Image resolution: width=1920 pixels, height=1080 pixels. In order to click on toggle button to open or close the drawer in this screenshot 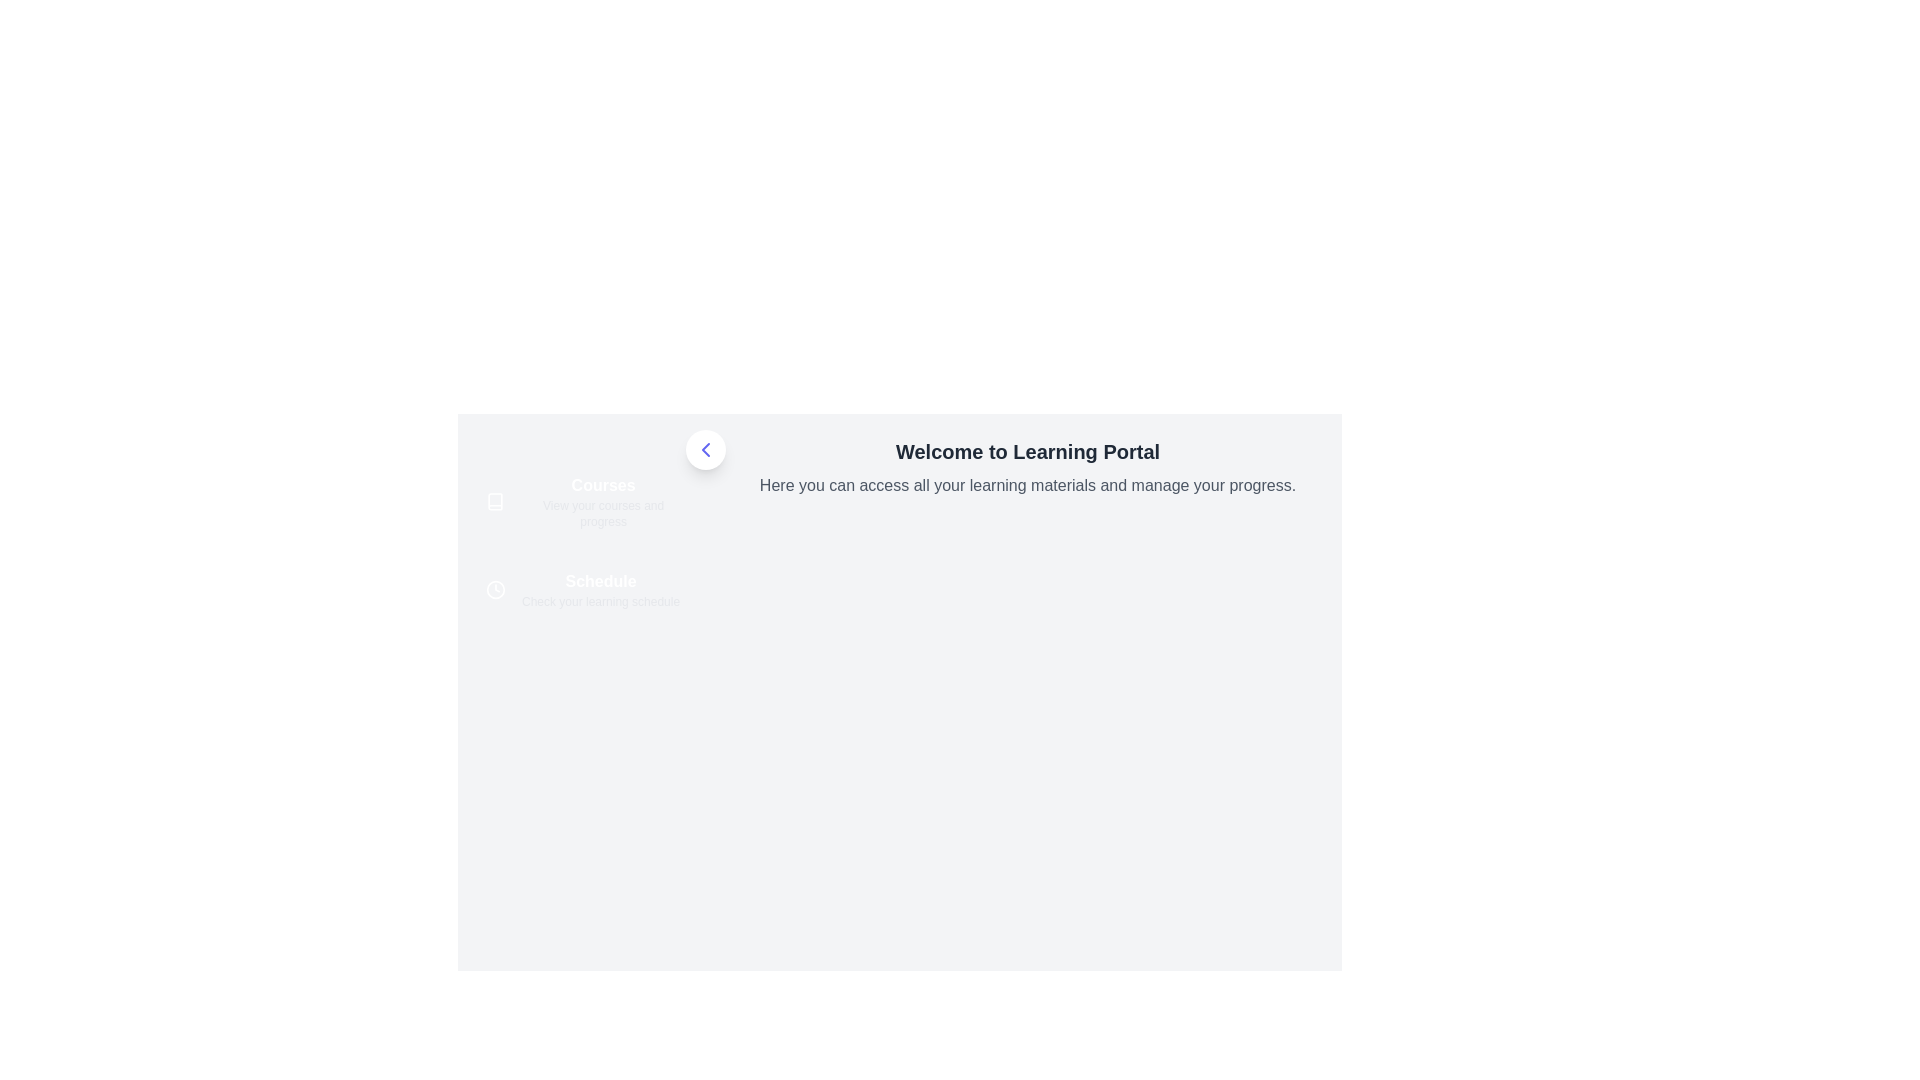, I will do `click(705, 450)`.